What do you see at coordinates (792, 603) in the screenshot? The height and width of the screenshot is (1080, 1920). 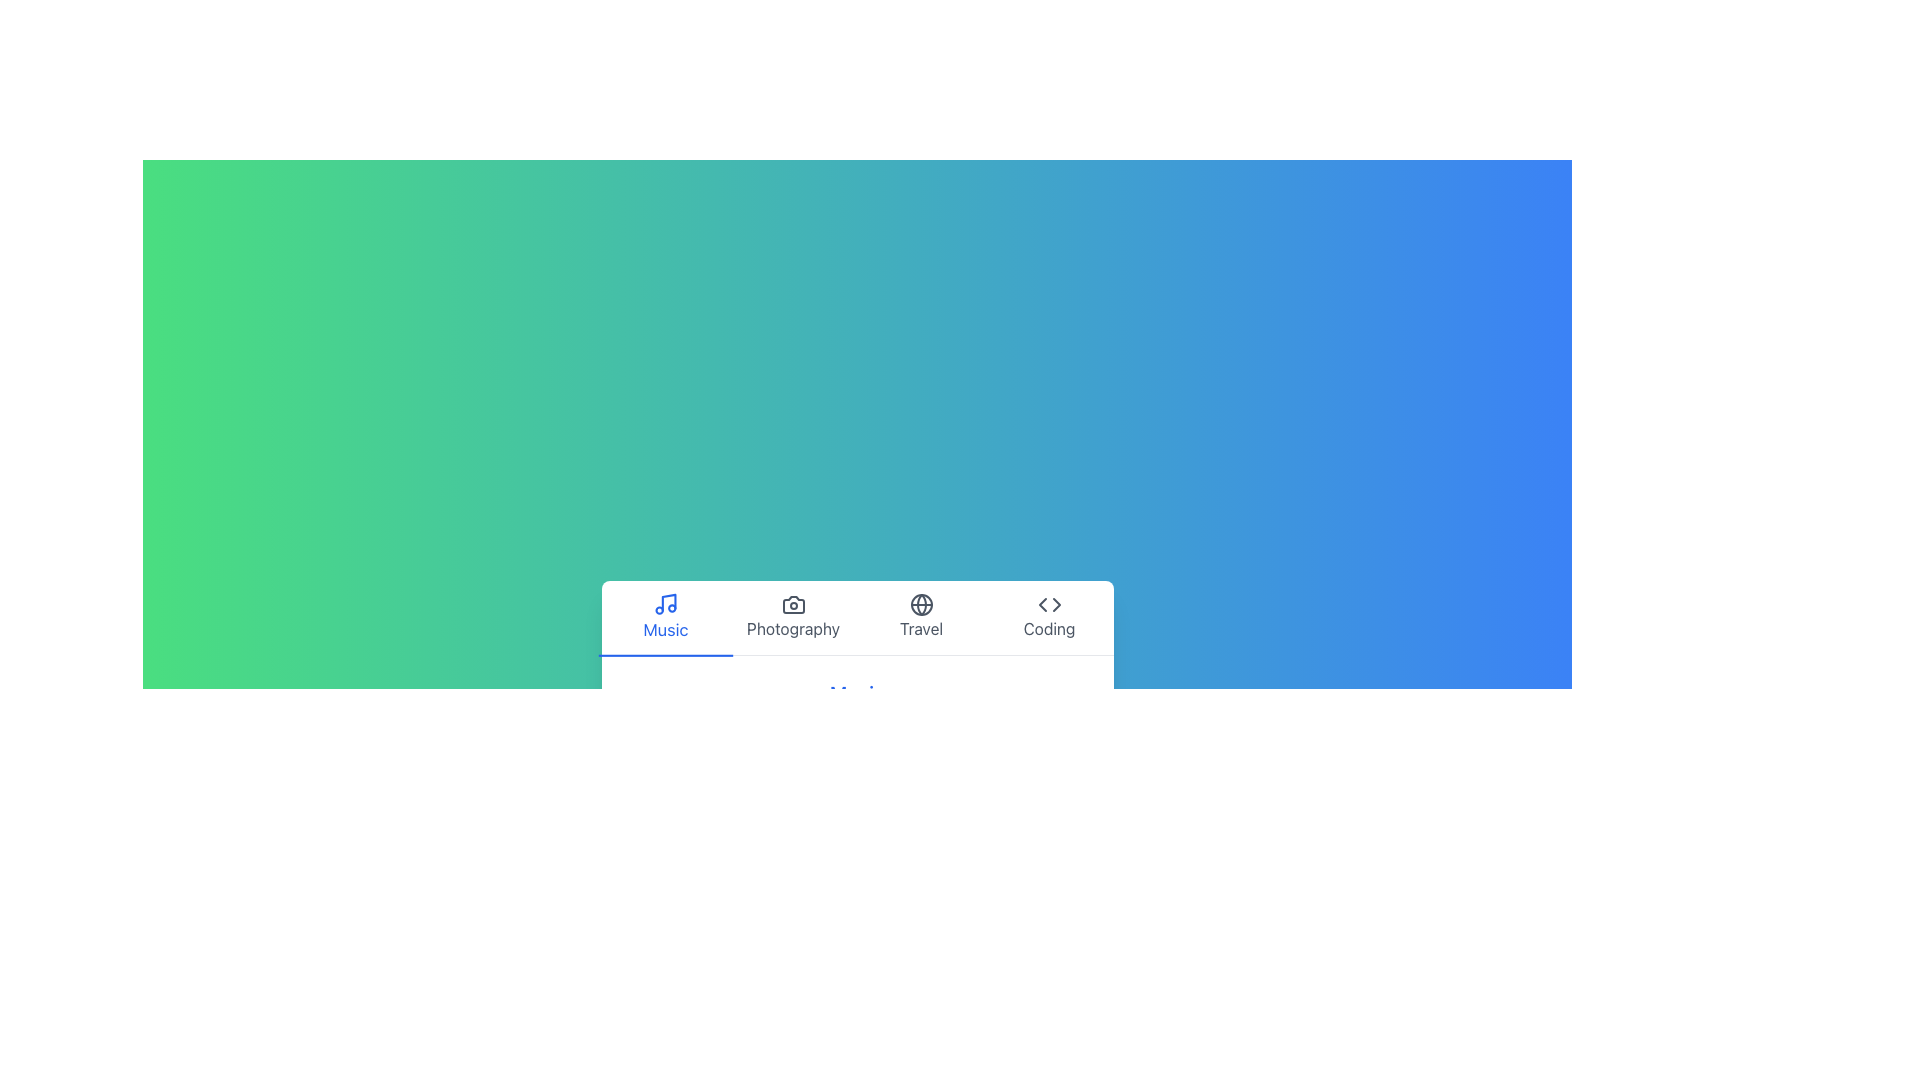 I see `the camera icon located in the second position of the horizontal menu bar under the 'Photography' label` at bounding box center [792, 603].